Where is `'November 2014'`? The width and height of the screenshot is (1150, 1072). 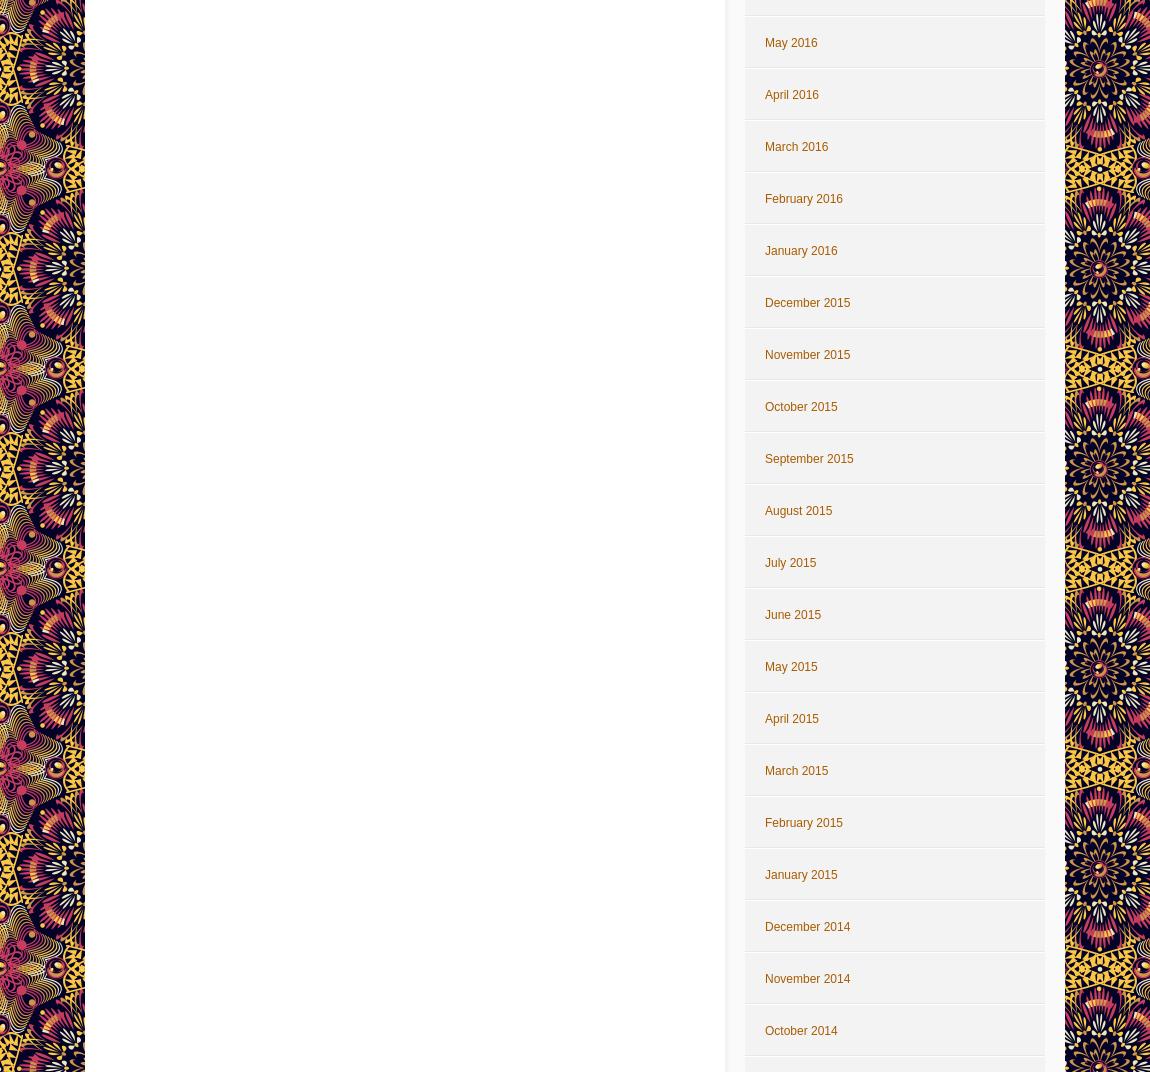
'November 2014' is located at coordinates (806, 977).